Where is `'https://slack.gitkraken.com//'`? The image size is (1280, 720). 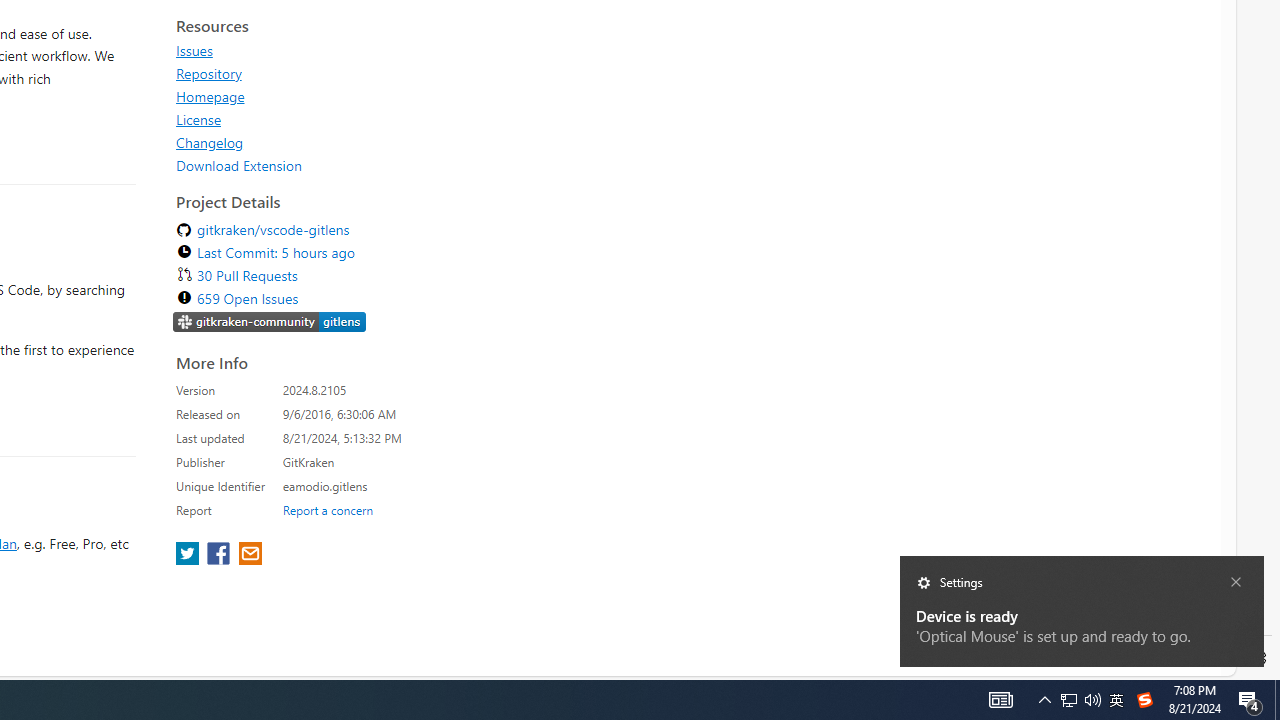 'https://slack.gitkraken.com//' is located at coordinates (269, 323).